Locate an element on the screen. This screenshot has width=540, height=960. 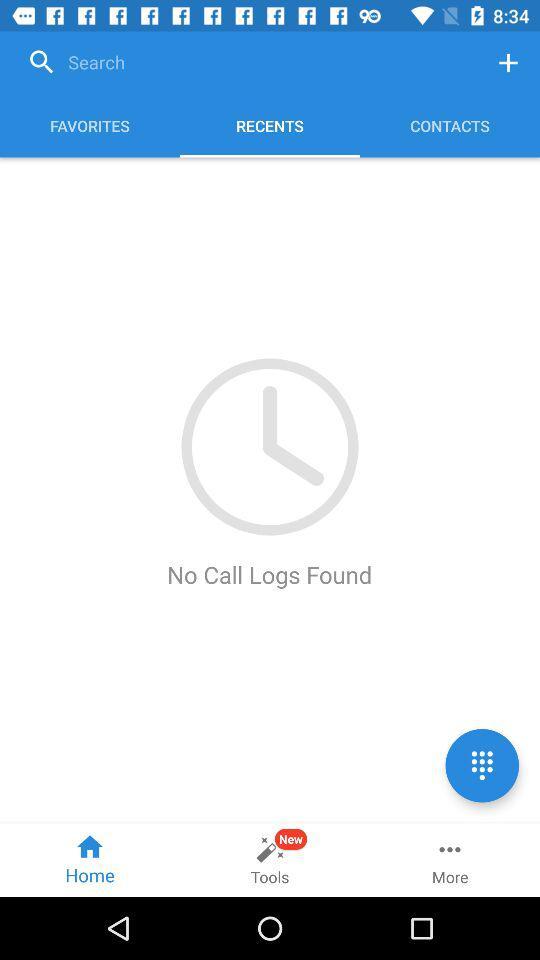
the dialpad icon is located at coordinates (481, 764).